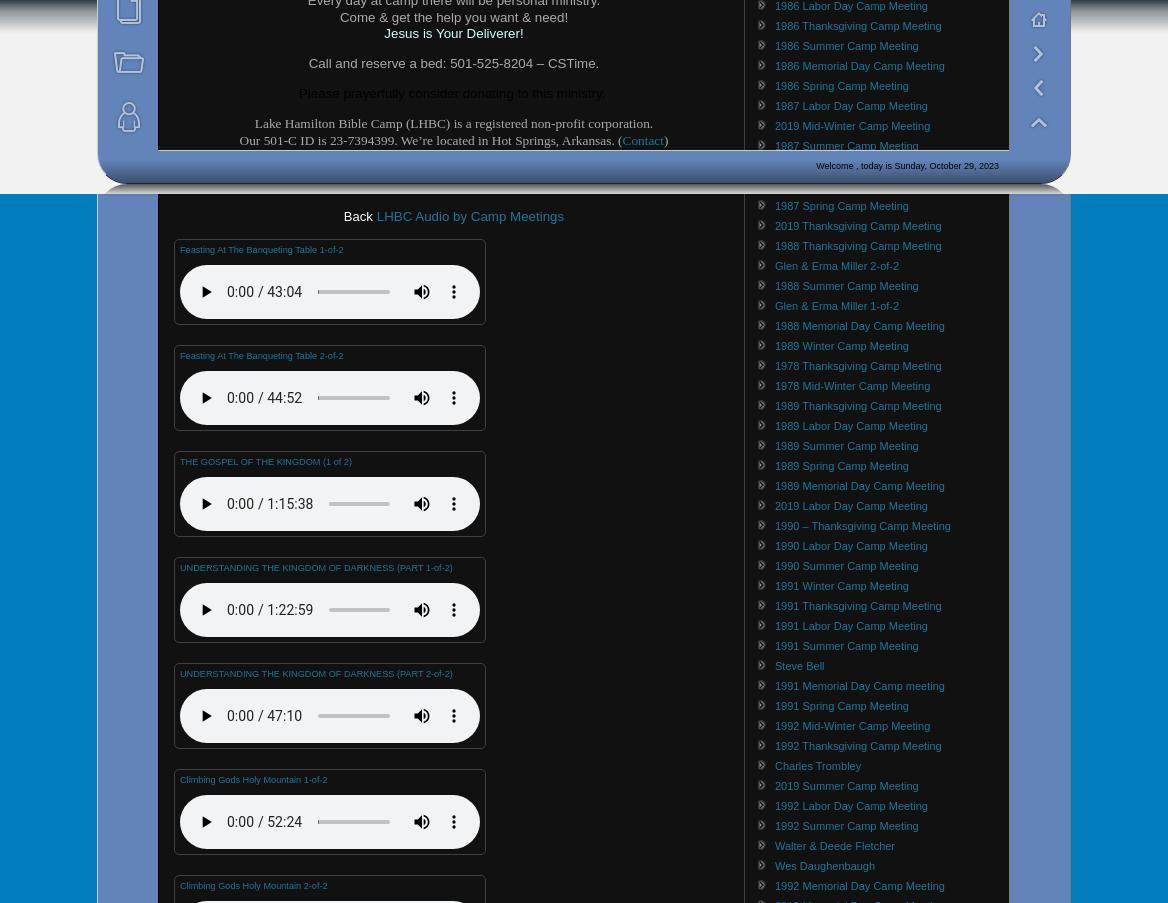  What do you see at coordinates (774, 443) in the screenshot?
I see `'1989 Summer Camp Meeting'` at bounding box center [774, 443].